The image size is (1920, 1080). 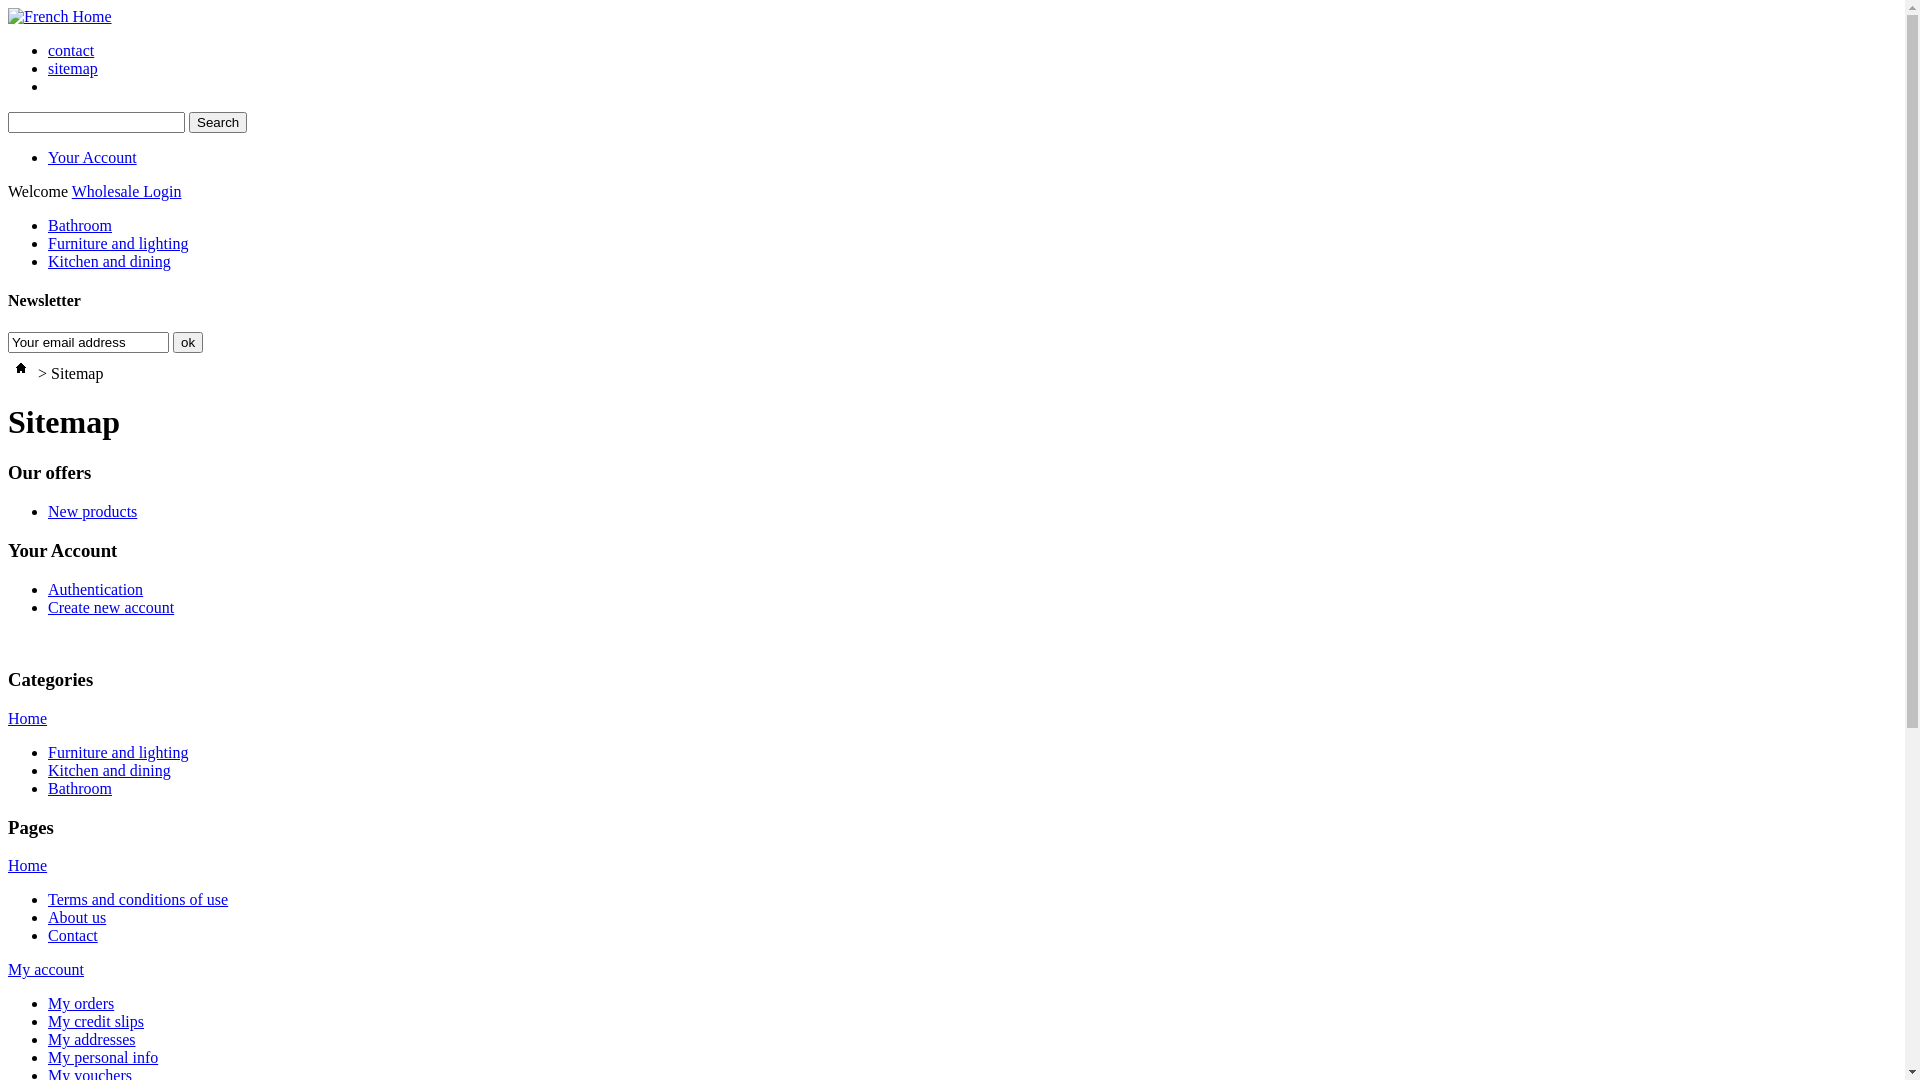 What do you see at coordinates (48, 67) in the screenshot?
I see `'sitemap'` at bounding box center [48, 67].